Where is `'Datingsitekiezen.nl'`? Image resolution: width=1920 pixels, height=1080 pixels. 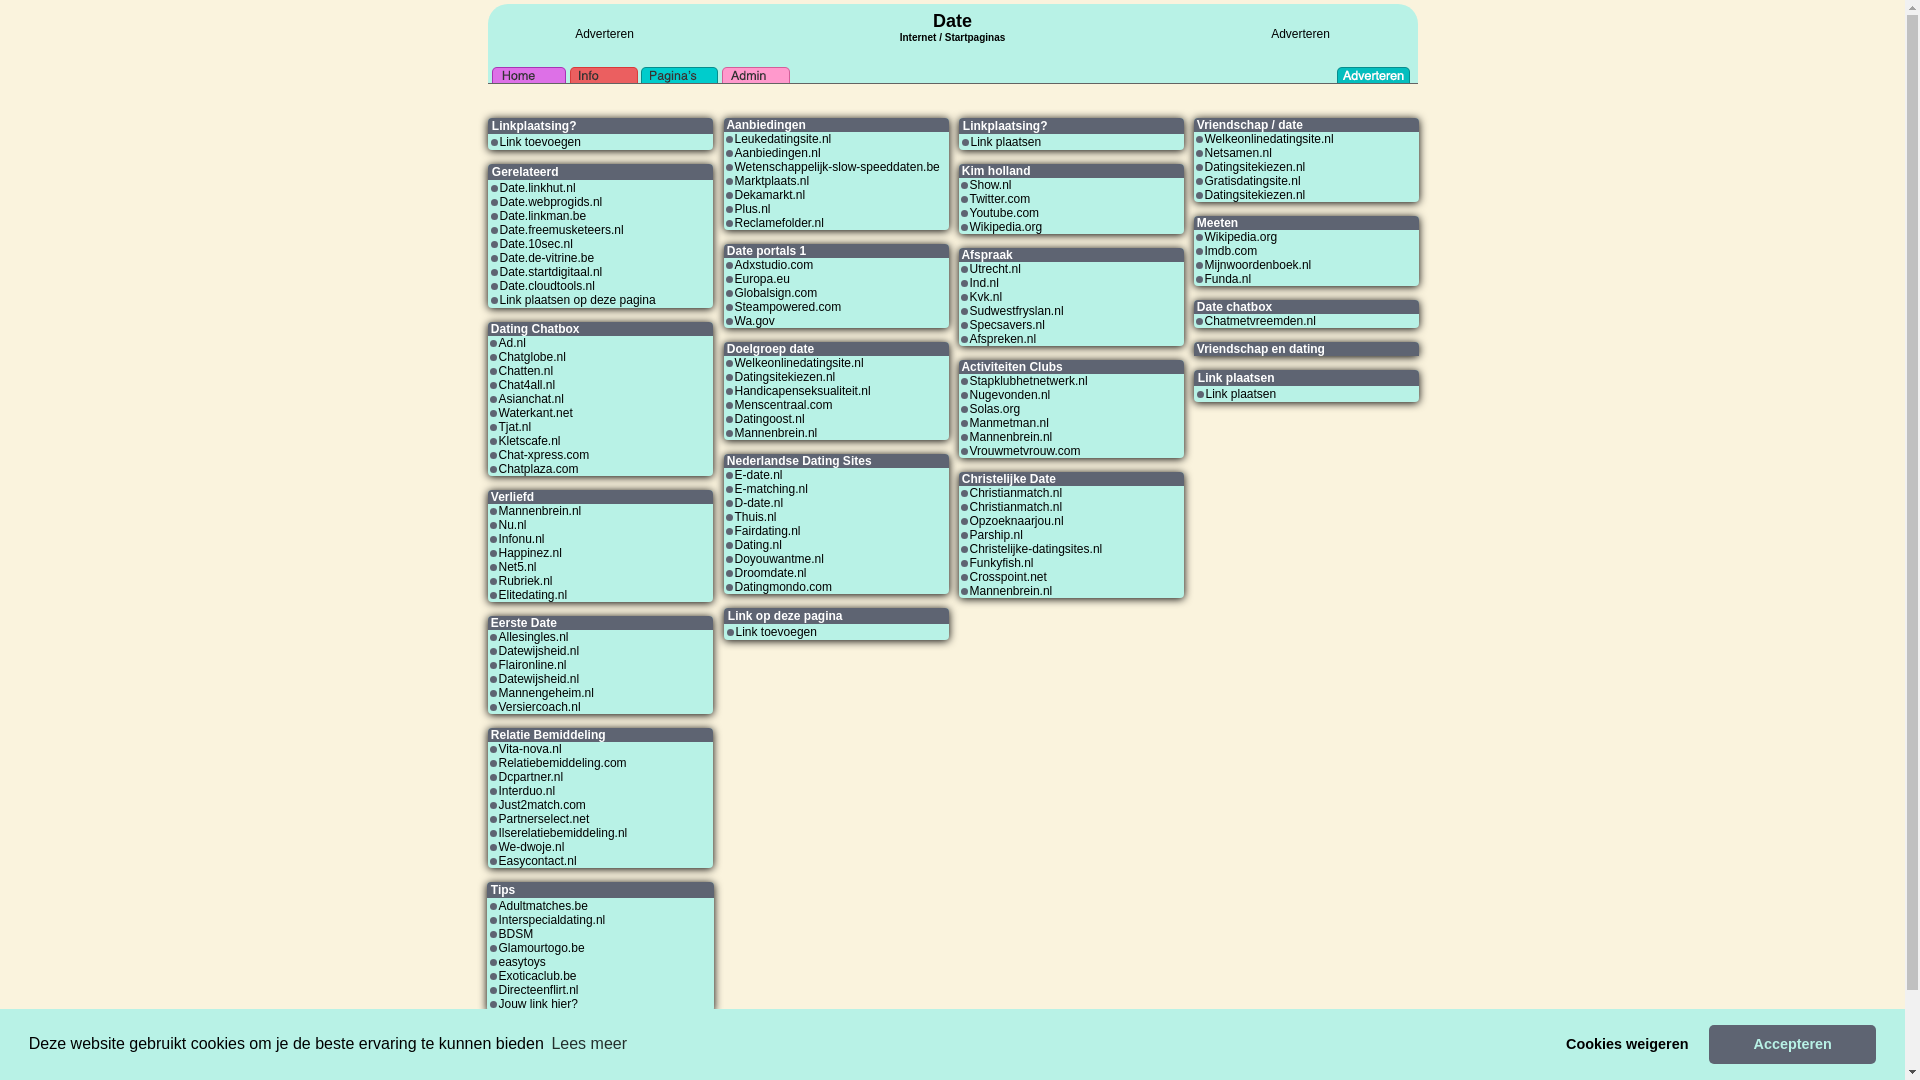 'Datingsitekiezen.nl' is located at coordinates (1253, 195).